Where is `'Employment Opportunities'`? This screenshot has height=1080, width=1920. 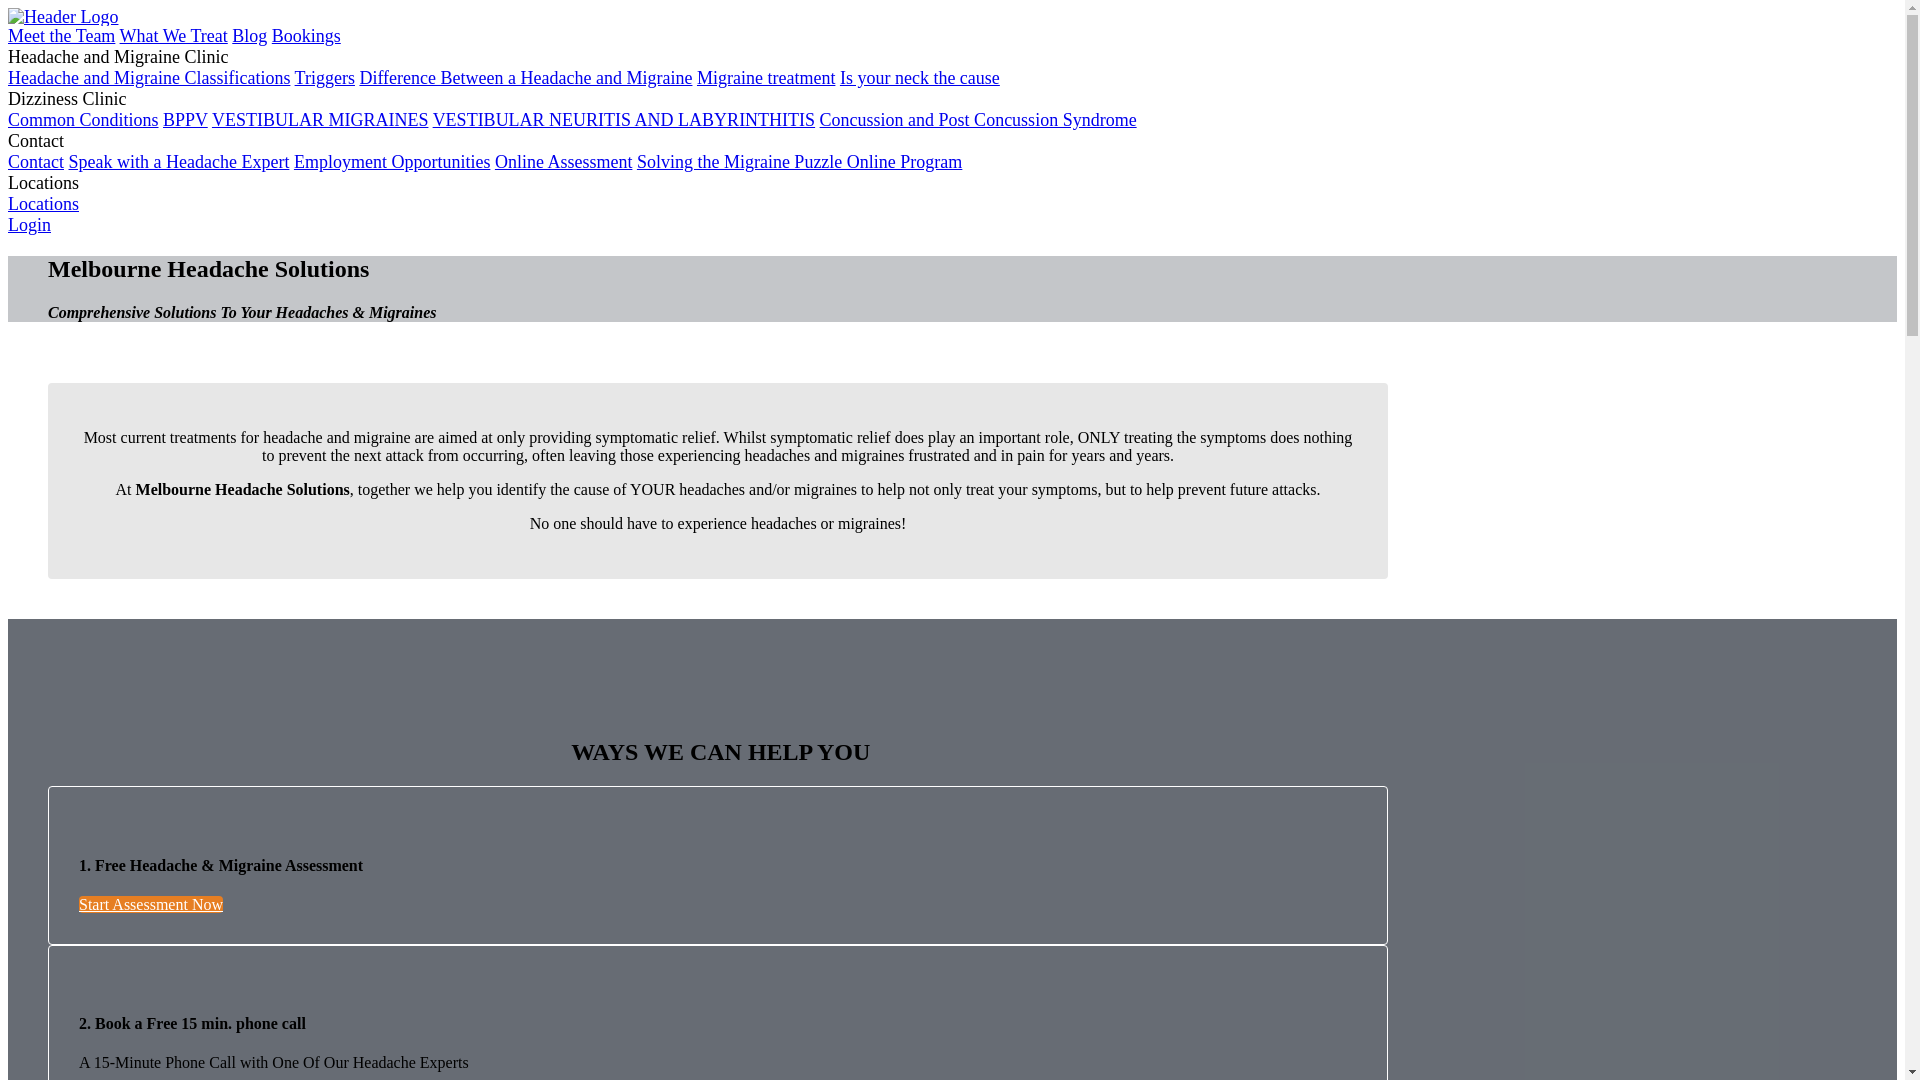
'Employment Opportunities' is located at coordinates (392, 161).